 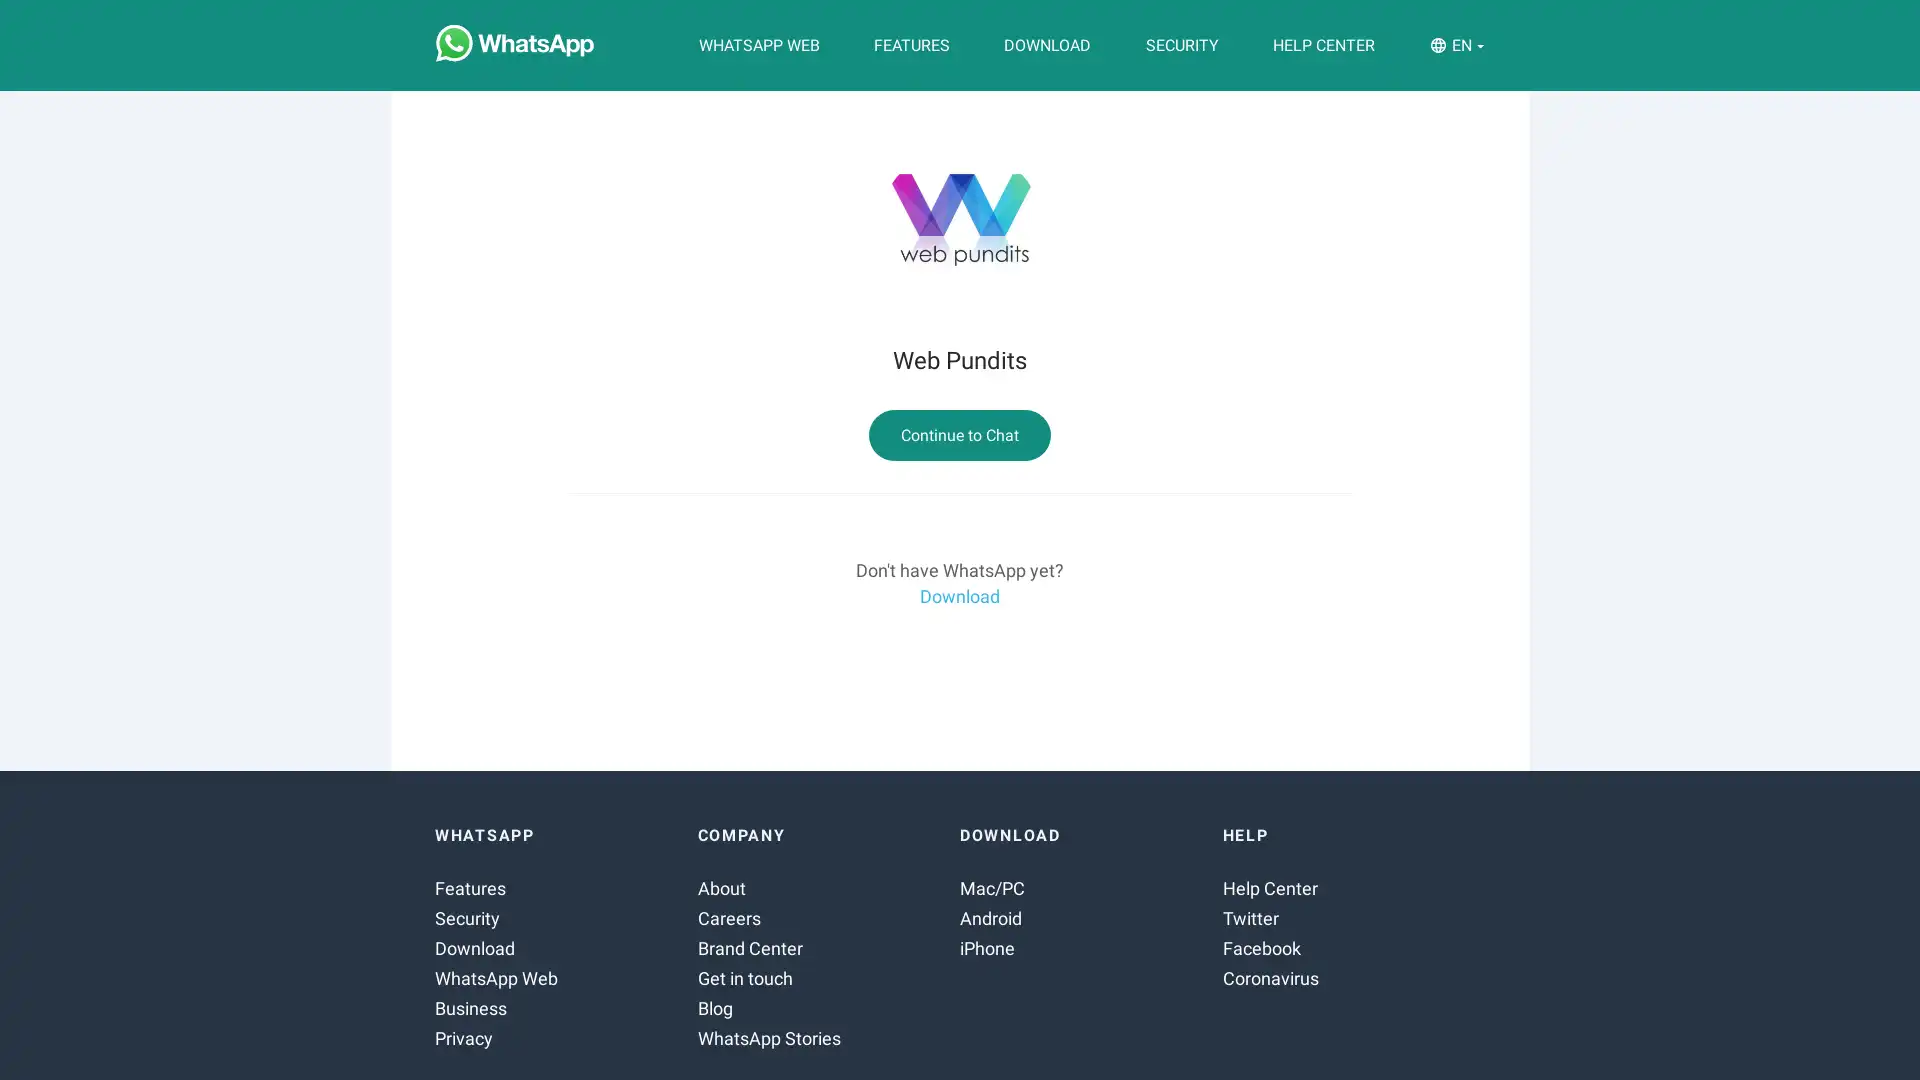 I want to click on EN, so click(x=1457, y=45).